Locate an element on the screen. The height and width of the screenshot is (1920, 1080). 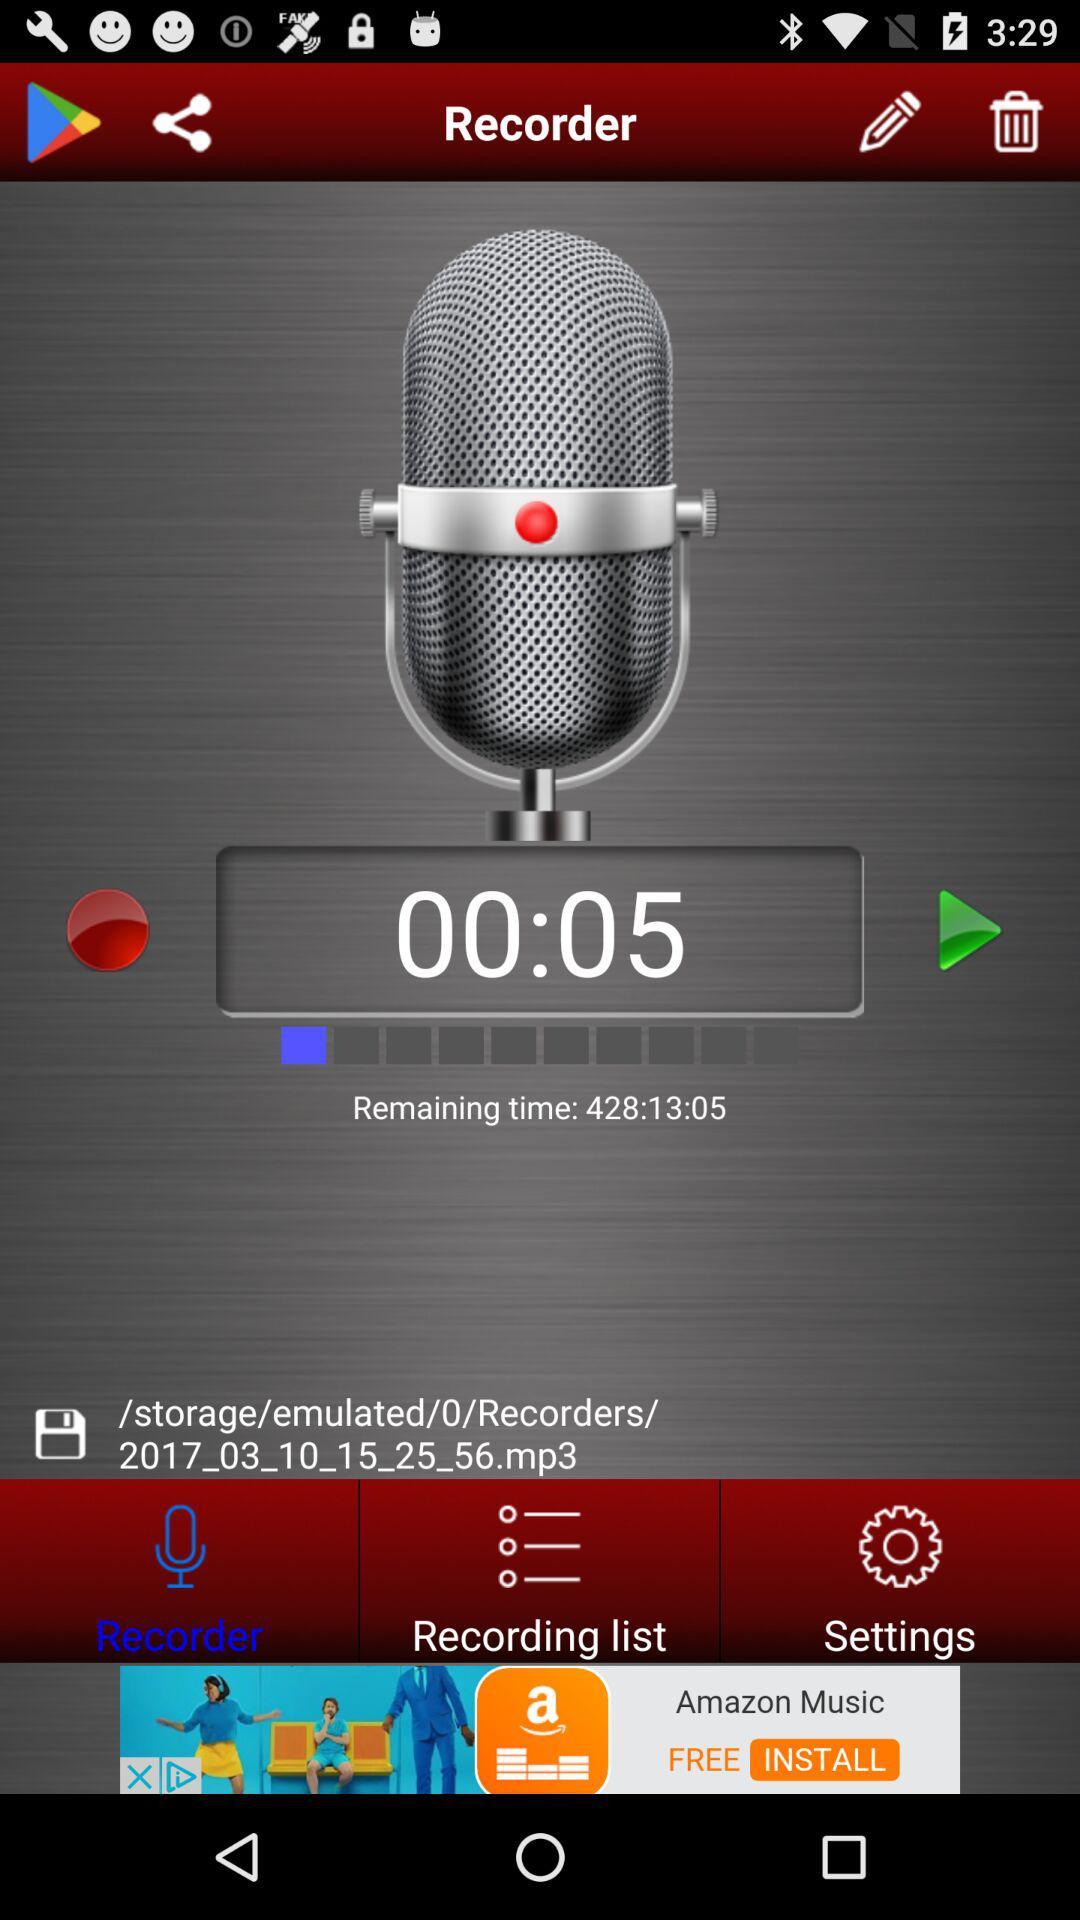
advertisement is located at coordinates (178, 1569).